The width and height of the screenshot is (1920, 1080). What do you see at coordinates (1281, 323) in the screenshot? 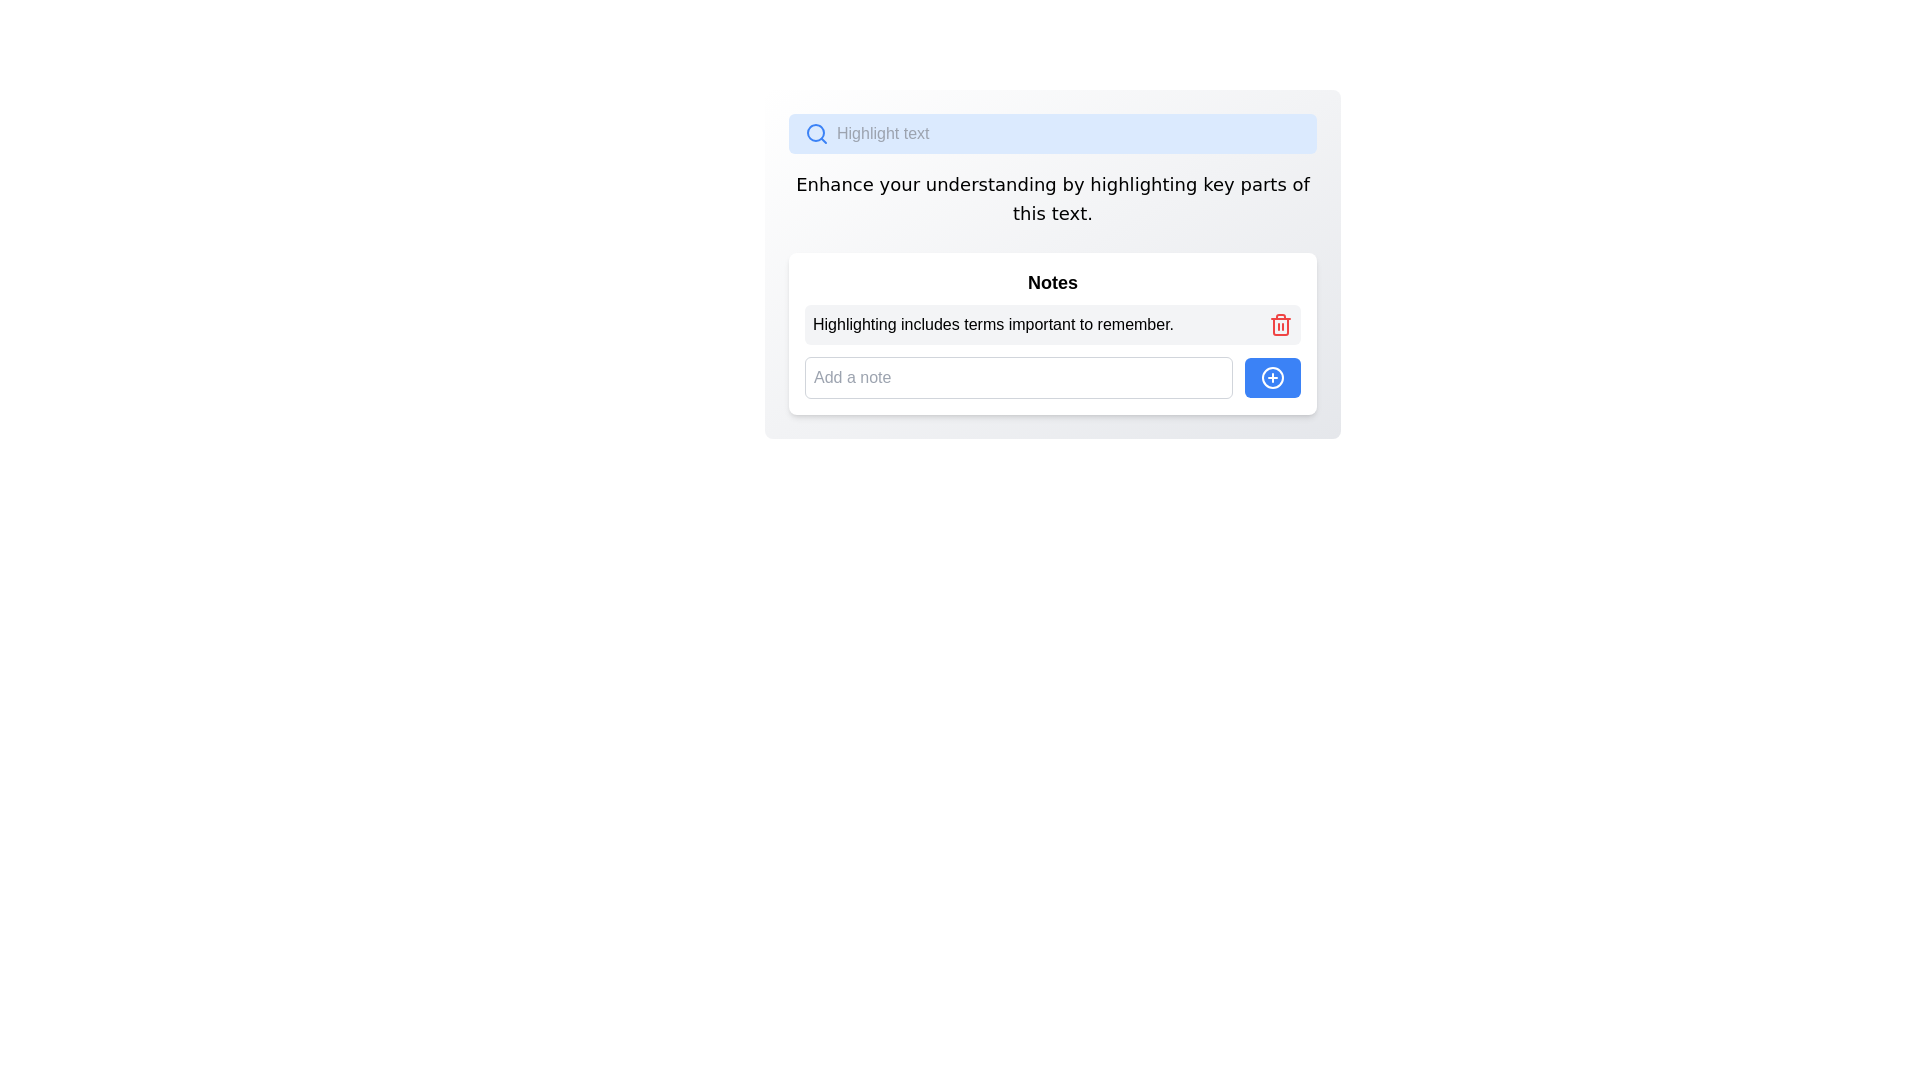
I see `the red trash can icon located on the right side of the text 'Highlighting includes terms important to remember.'` at bounding box center [1281, 323].